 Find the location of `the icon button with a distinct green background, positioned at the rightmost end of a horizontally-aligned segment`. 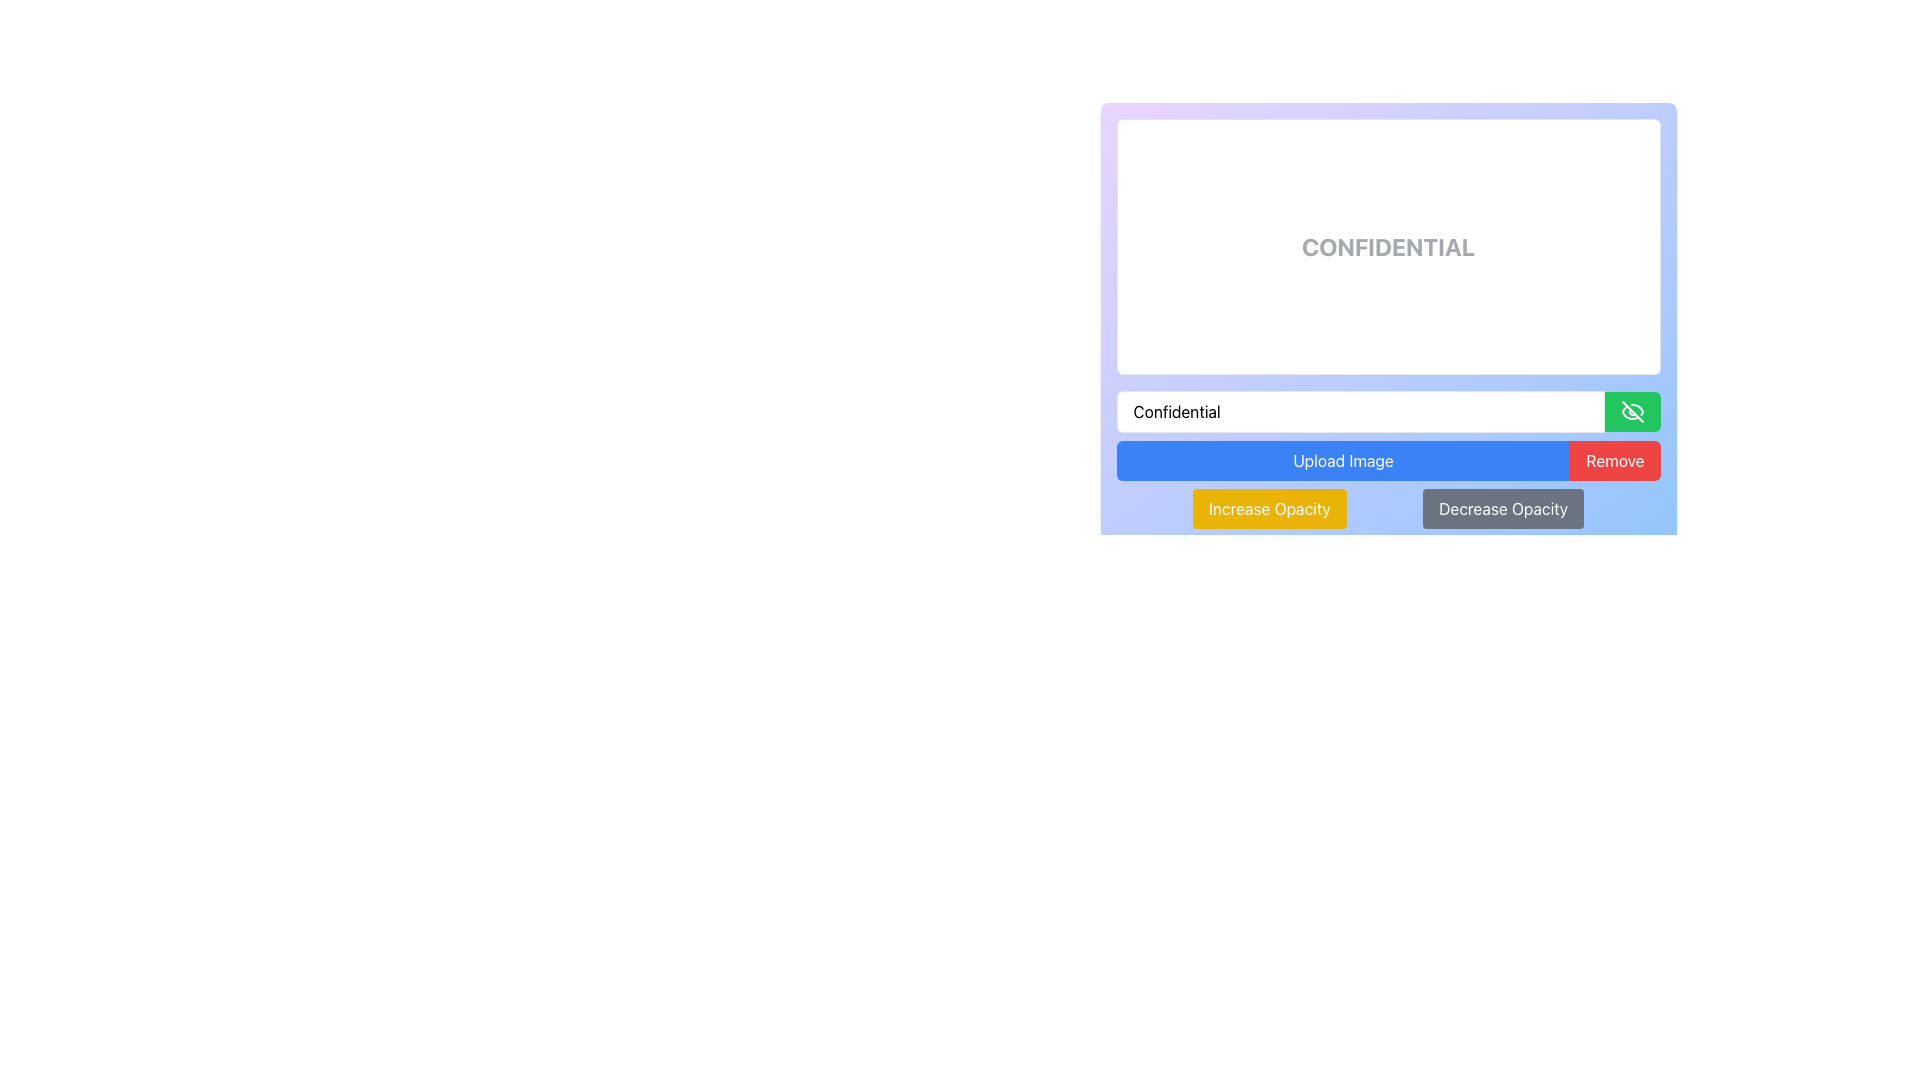

the icon button with a distinct green background, positioned at the rightmost end of a horizontally-aligned segment is located at coordinates (1632, 411).